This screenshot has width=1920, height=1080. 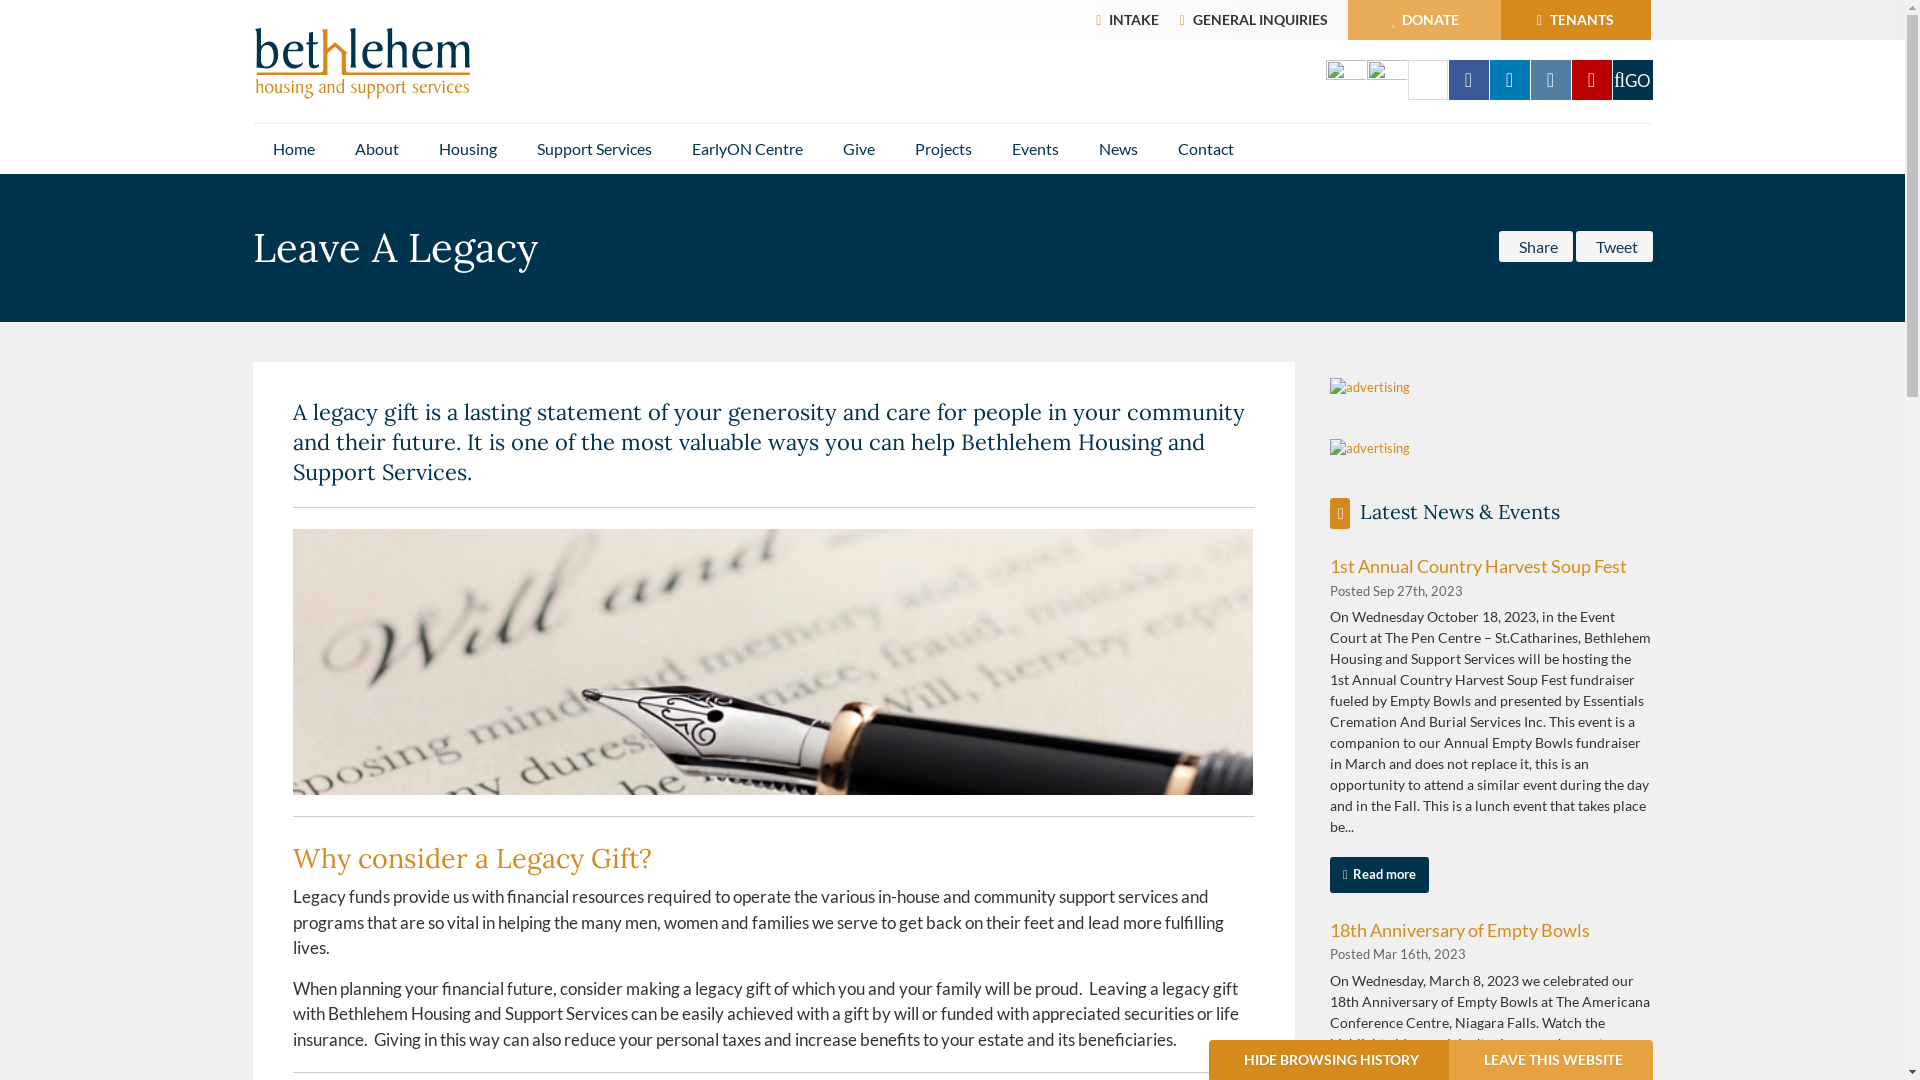 I want to click on 'Housing', so click(x=416, y=148).